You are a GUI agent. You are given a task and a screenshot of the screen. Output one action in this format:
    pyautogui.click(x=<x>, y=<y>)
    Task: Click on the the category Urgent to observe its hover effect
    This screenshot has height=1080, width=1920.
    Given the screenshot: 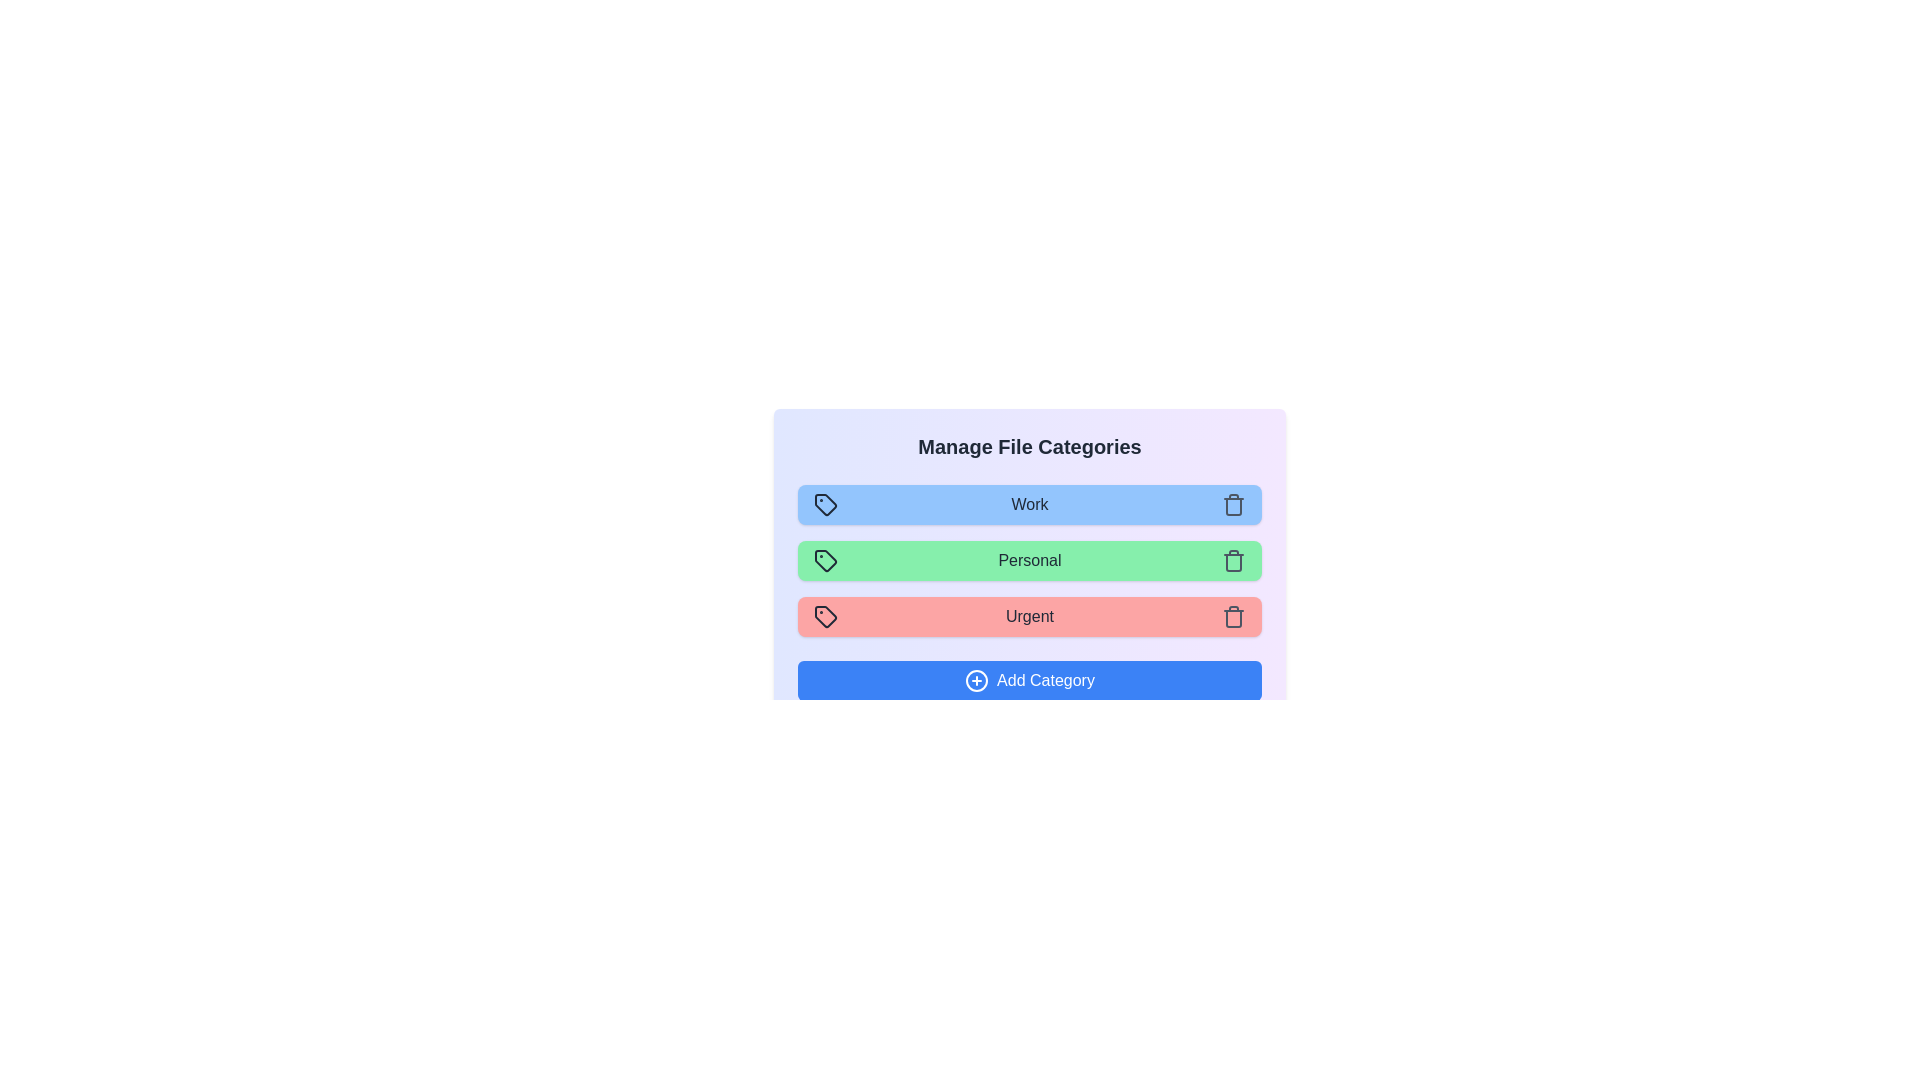 What is the action you would take?
    pyautogui.click(x=1030, y=616)
    